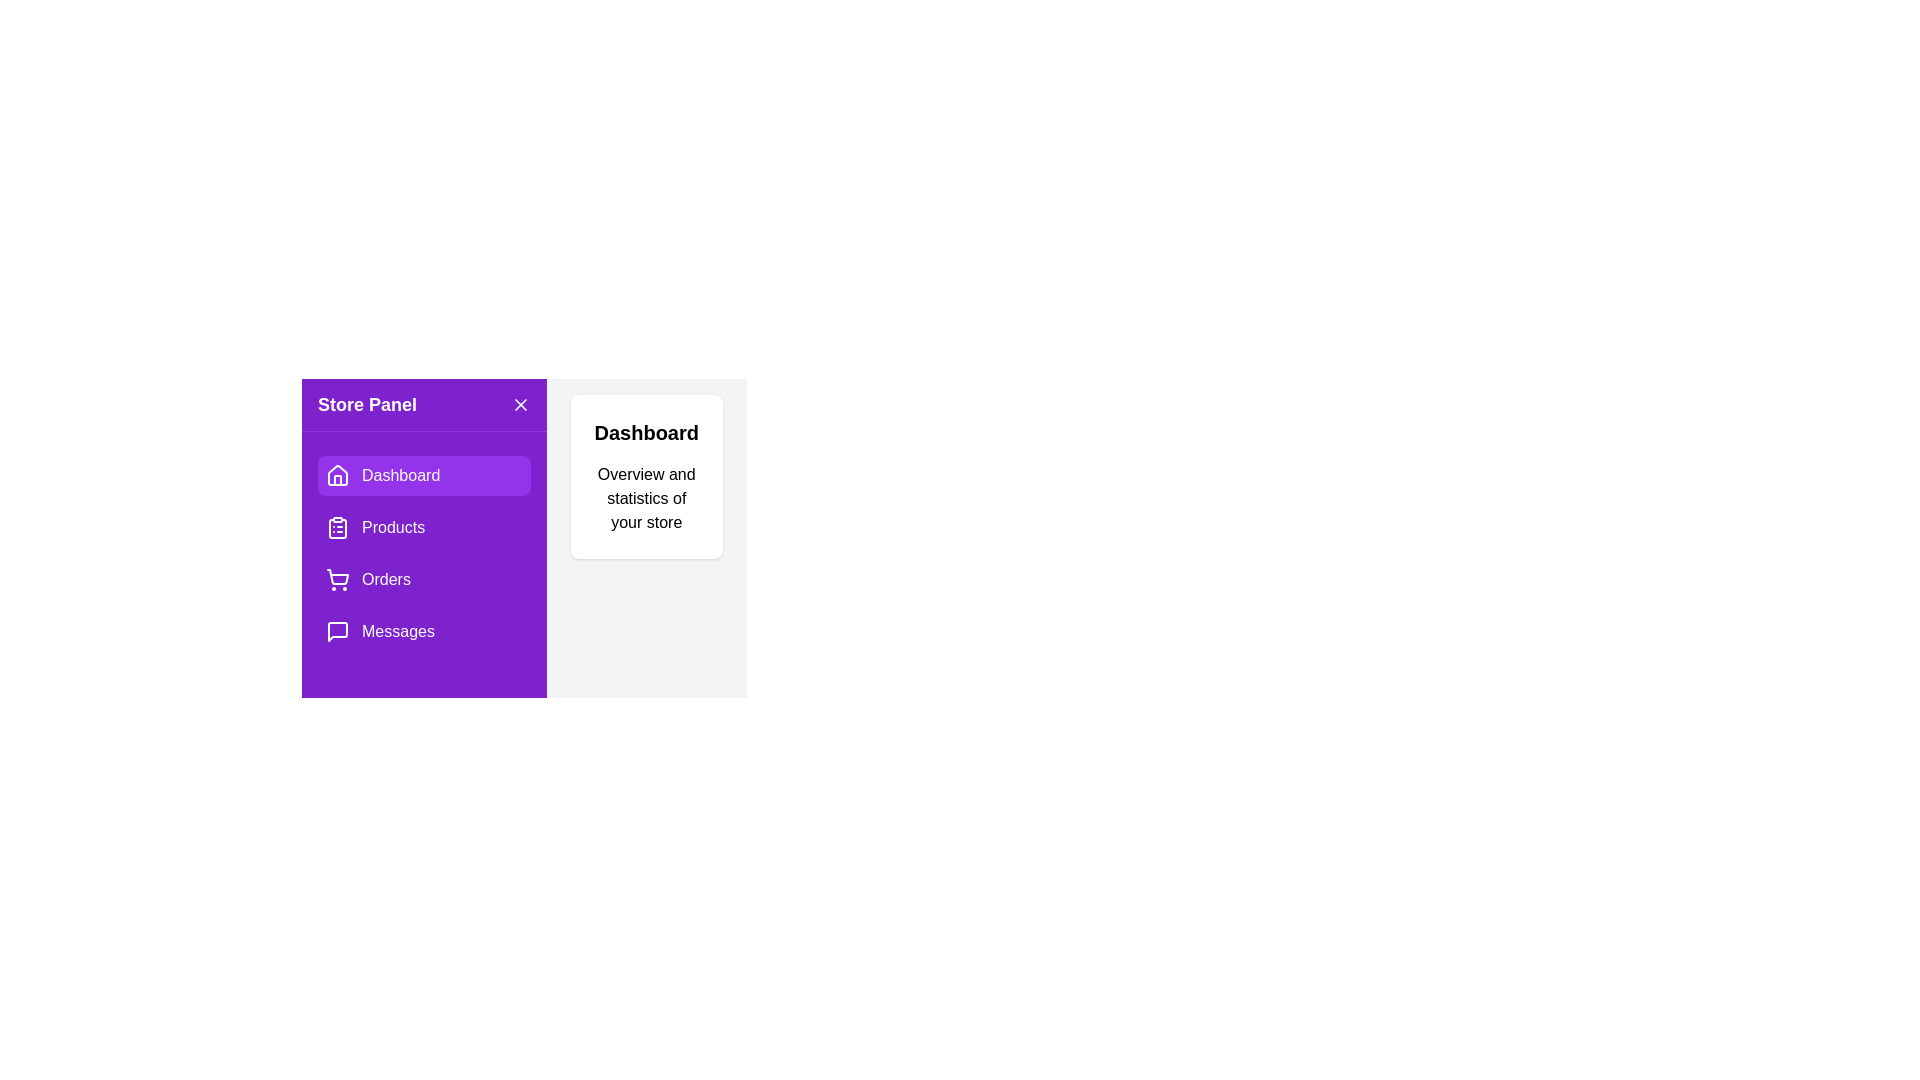  What do you see at coordinates (422, 632) in the screenshot?
I see `the navigation link for Messages to navigate to the respective section` at bounding box center [422, 632].